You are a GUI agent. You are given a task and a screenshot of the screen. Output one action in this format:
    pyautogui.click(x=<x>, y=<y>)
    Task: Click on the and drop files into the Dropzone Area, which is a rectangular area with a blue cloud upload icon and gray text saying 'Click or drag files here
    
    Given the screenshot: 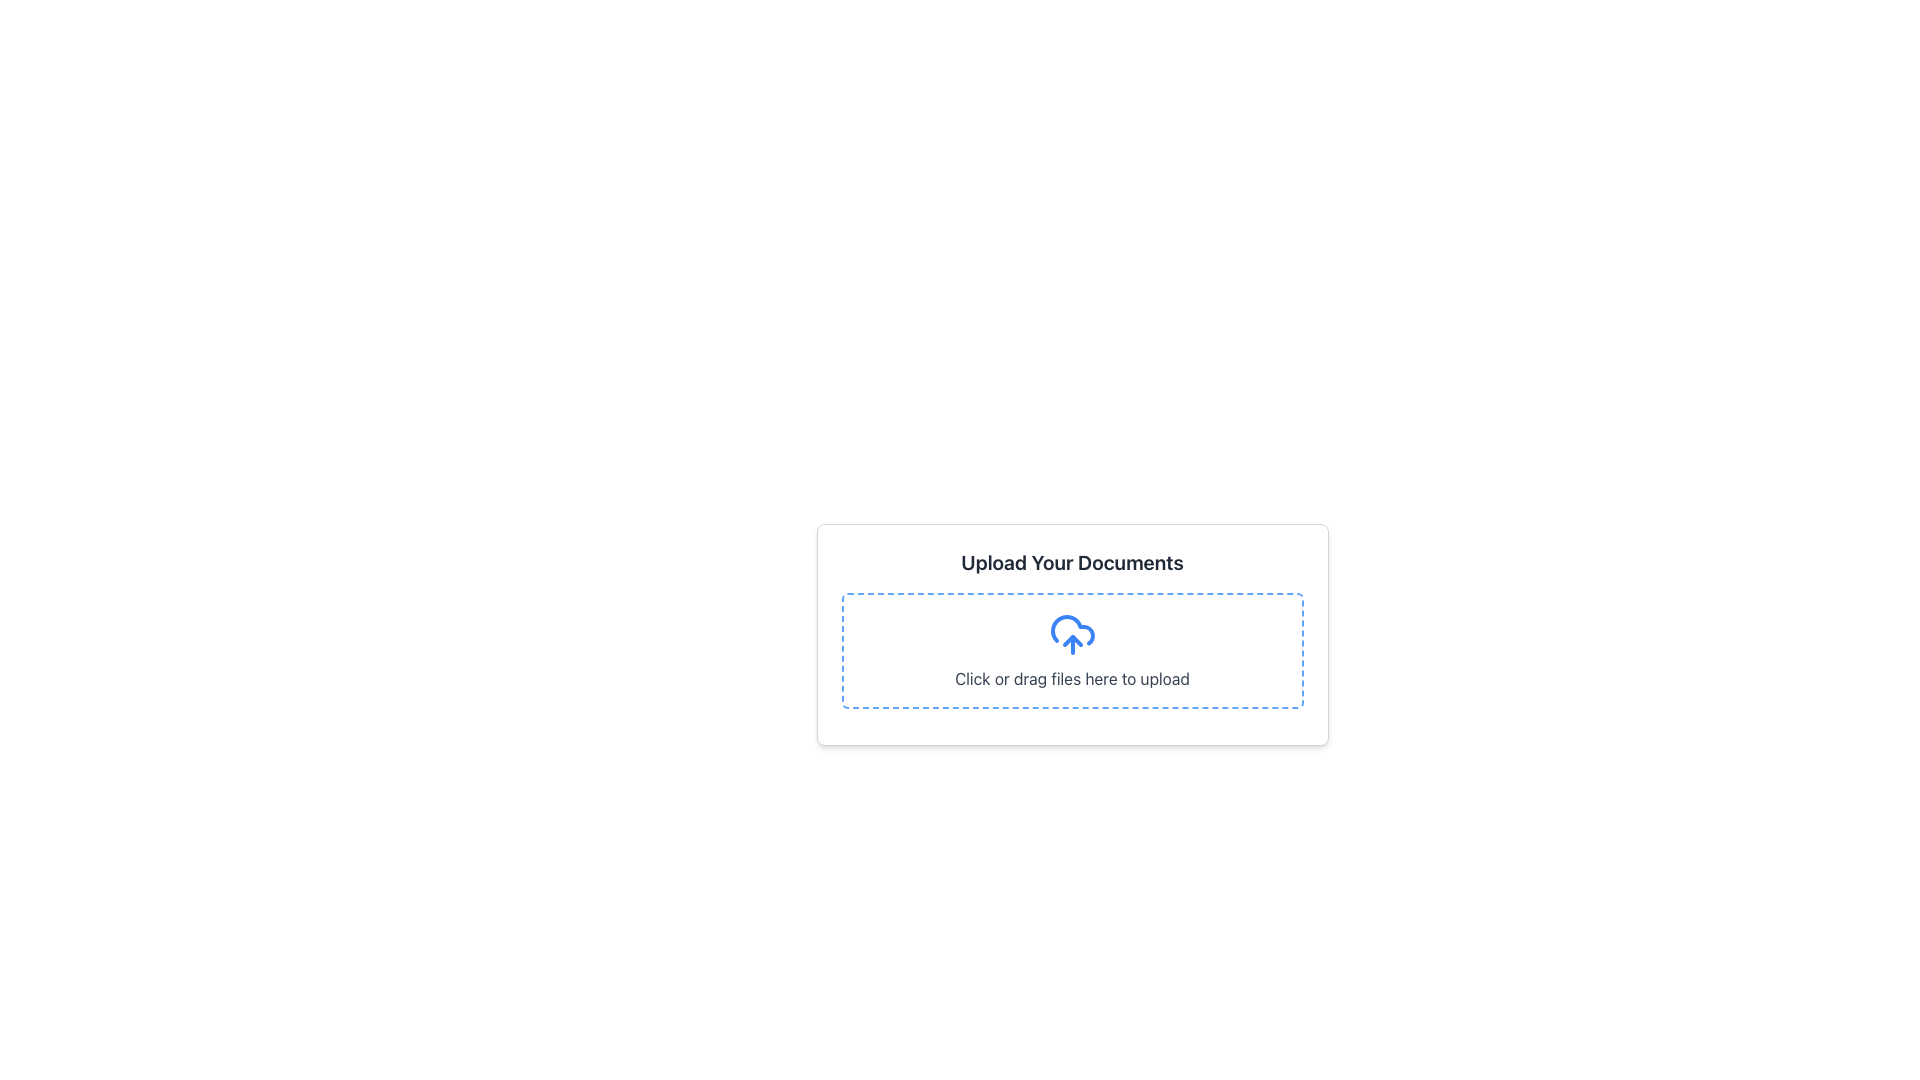 What is the action you would take?
    pyautogui.click(x=1071, y=651)
    